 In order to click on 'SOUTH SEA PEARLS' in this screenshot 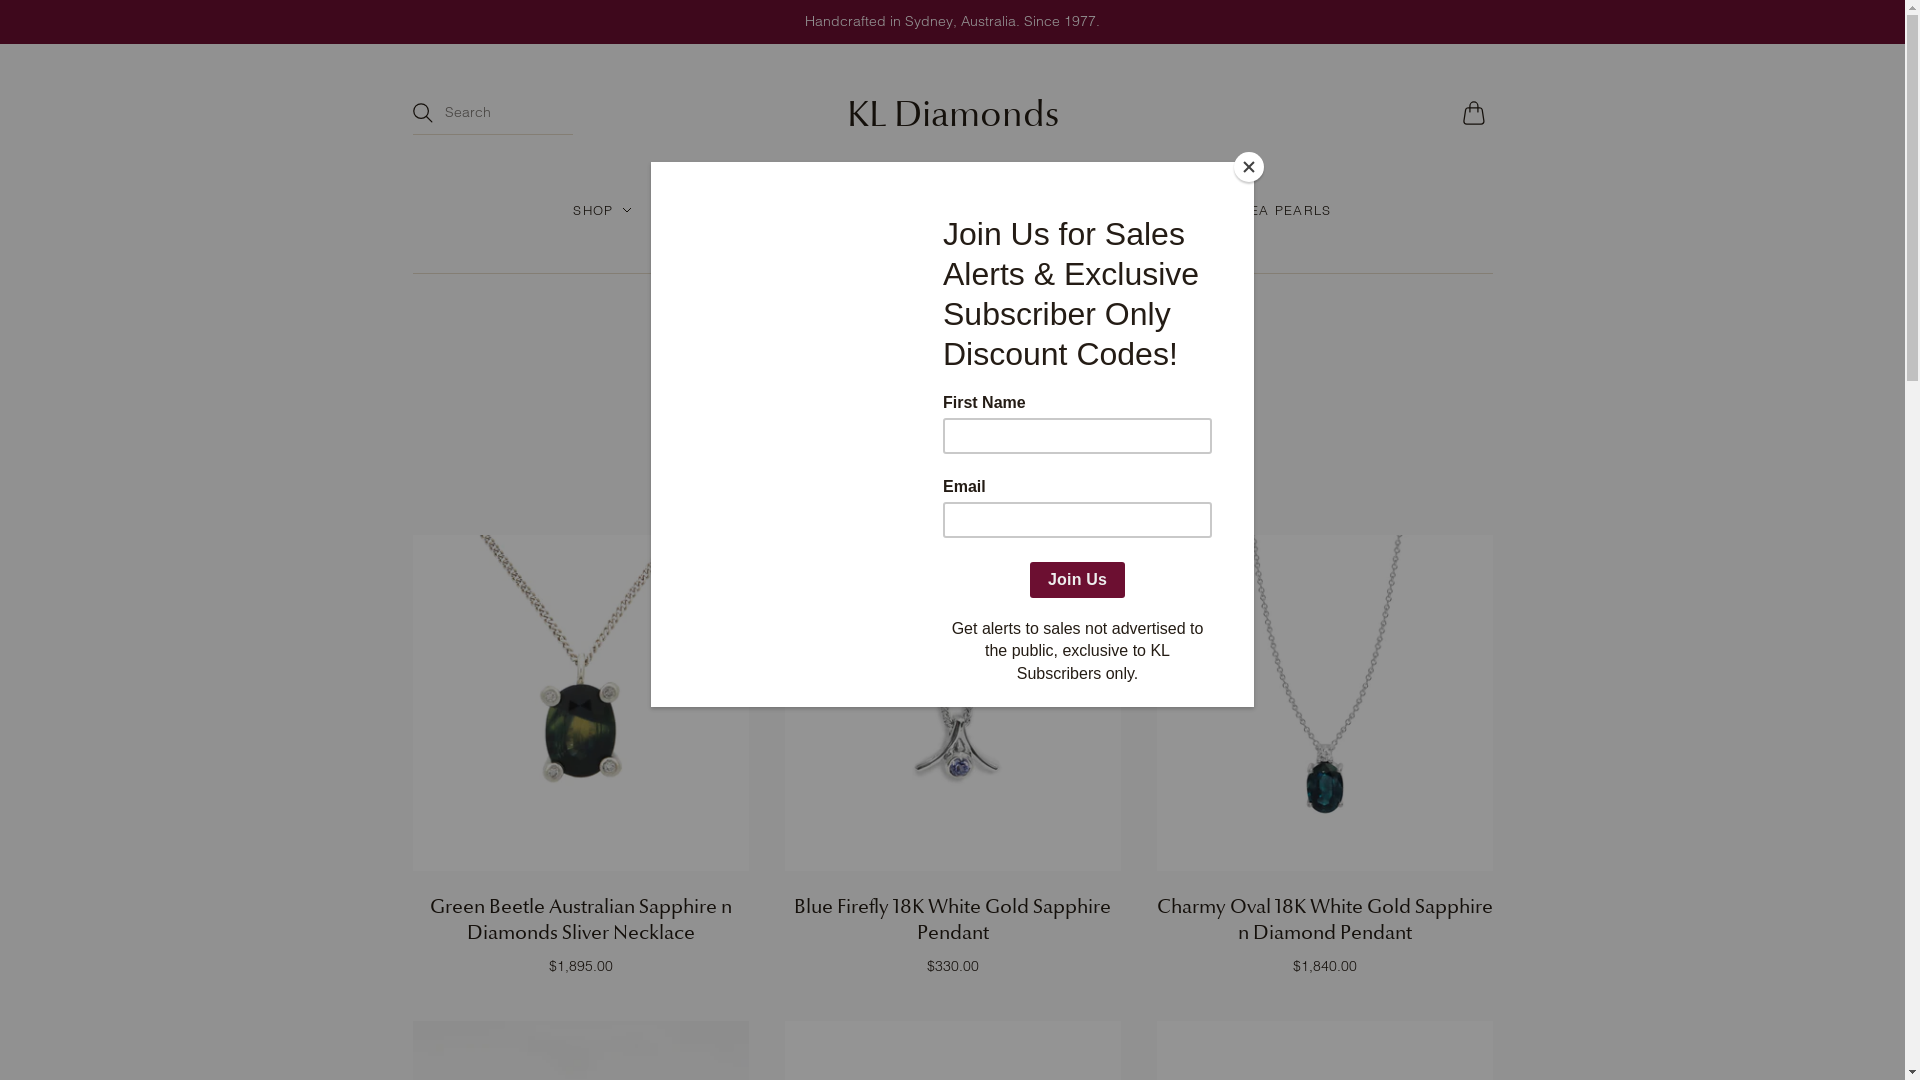, I will do `click(1185, 209)`.